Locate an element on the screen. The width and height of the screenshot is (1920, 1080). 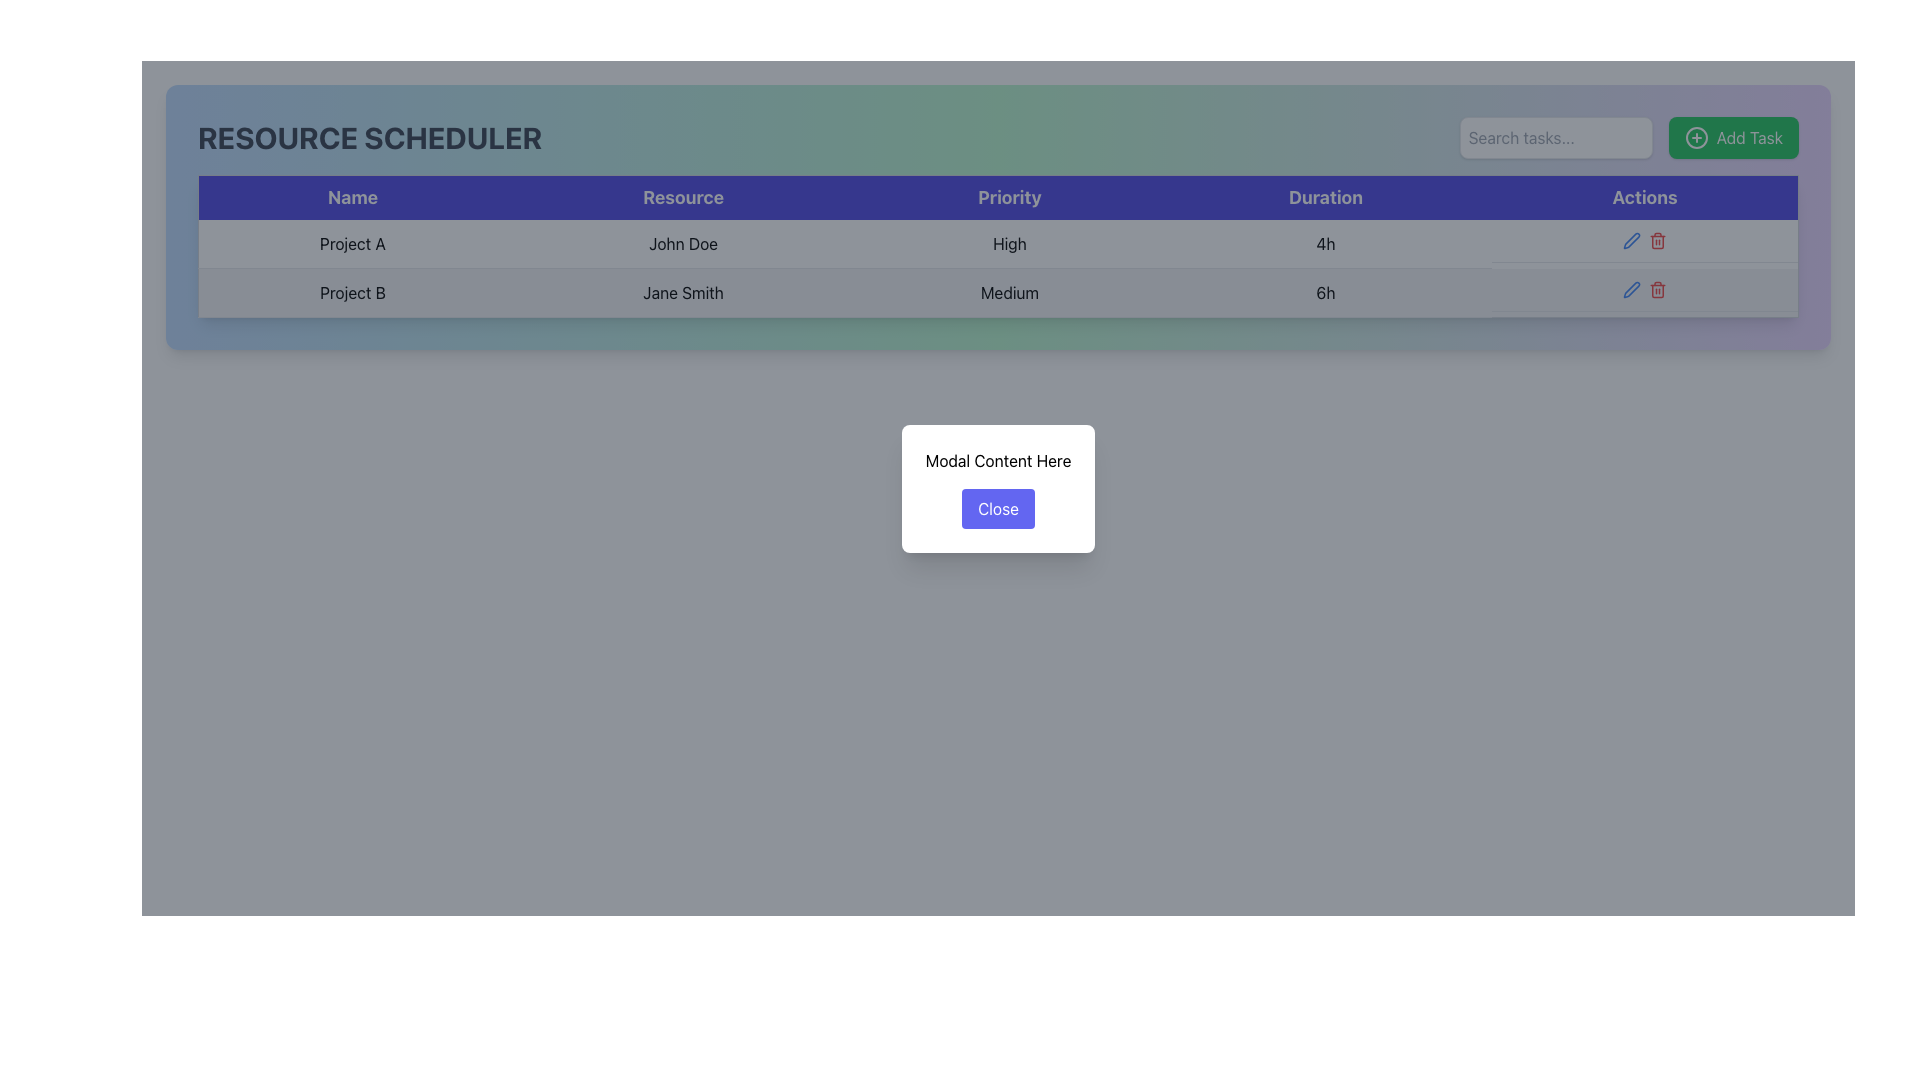
the text component displaying 'Medium' in the 'RESOURCE SCHEDULER' interface, located in the third column of the second row, under the 'Priority' header is located at coordinates (1009, 293).